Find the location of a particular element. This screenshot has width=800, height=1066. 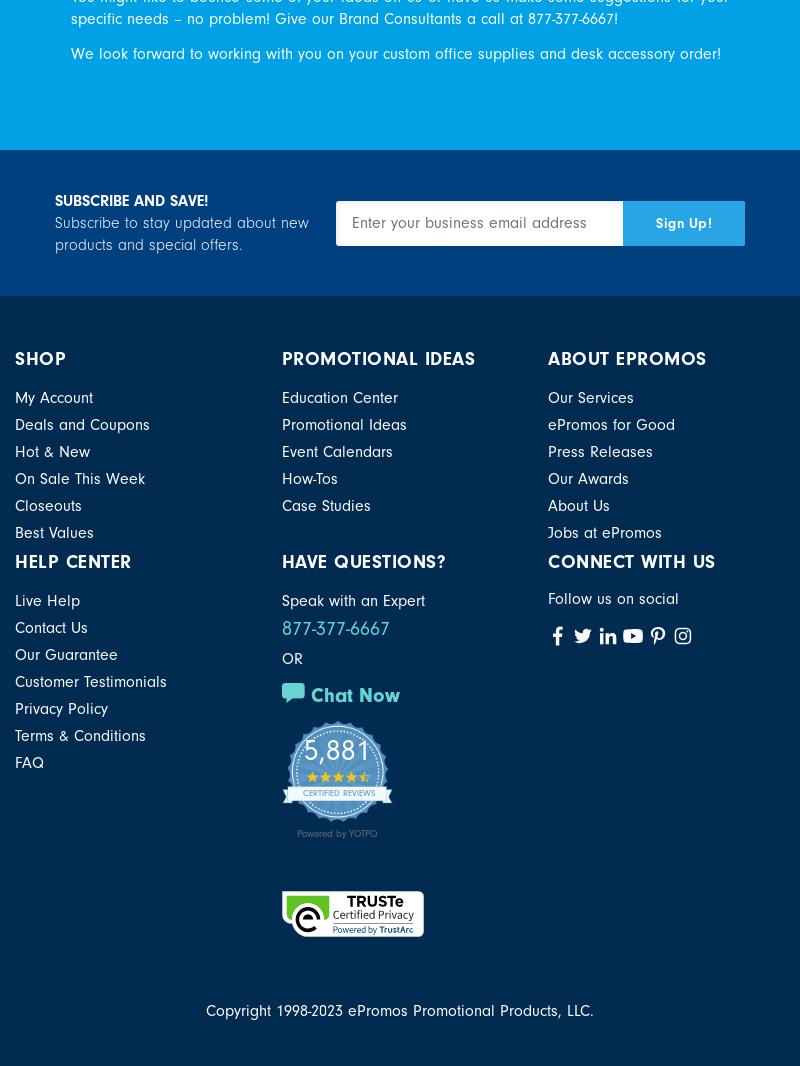

'OR' is located at coordinates (291, 657).